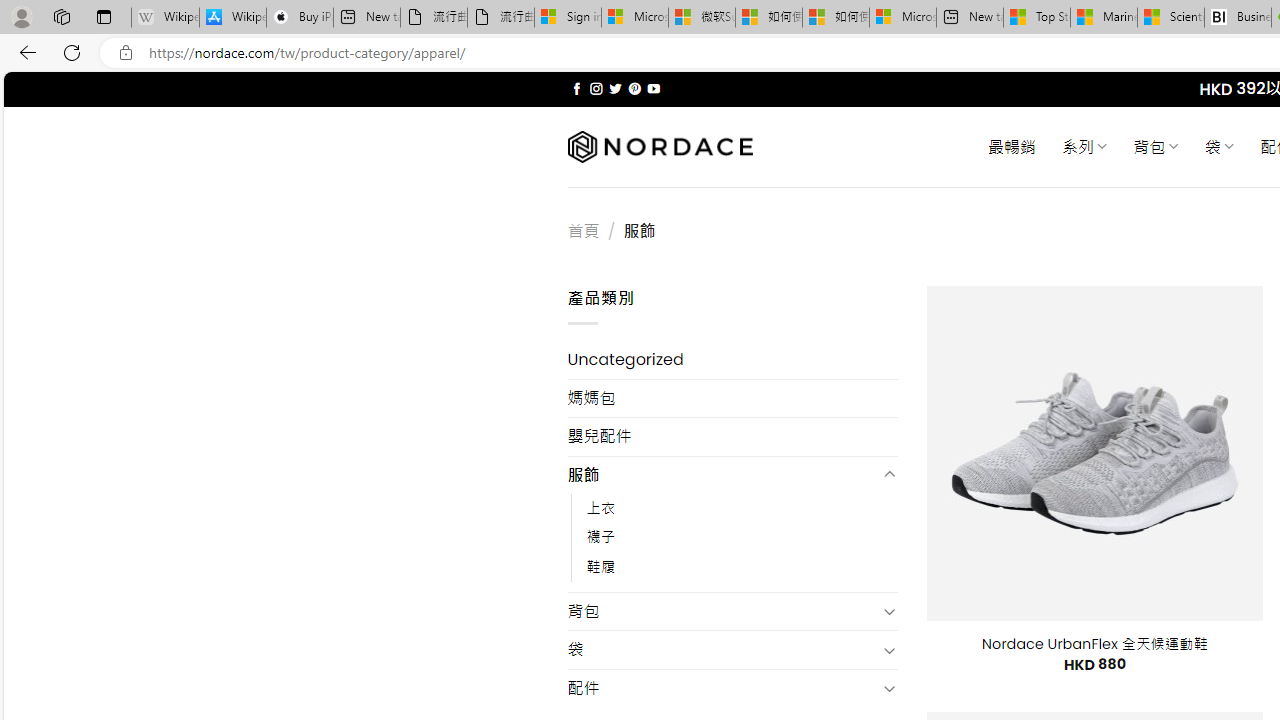 This screenshot has height=720, width=1280. What do you see at coordinates (595, 88) in the screenshot?
I see `'Follow on Instagram'` at bounding box center [595, 88].